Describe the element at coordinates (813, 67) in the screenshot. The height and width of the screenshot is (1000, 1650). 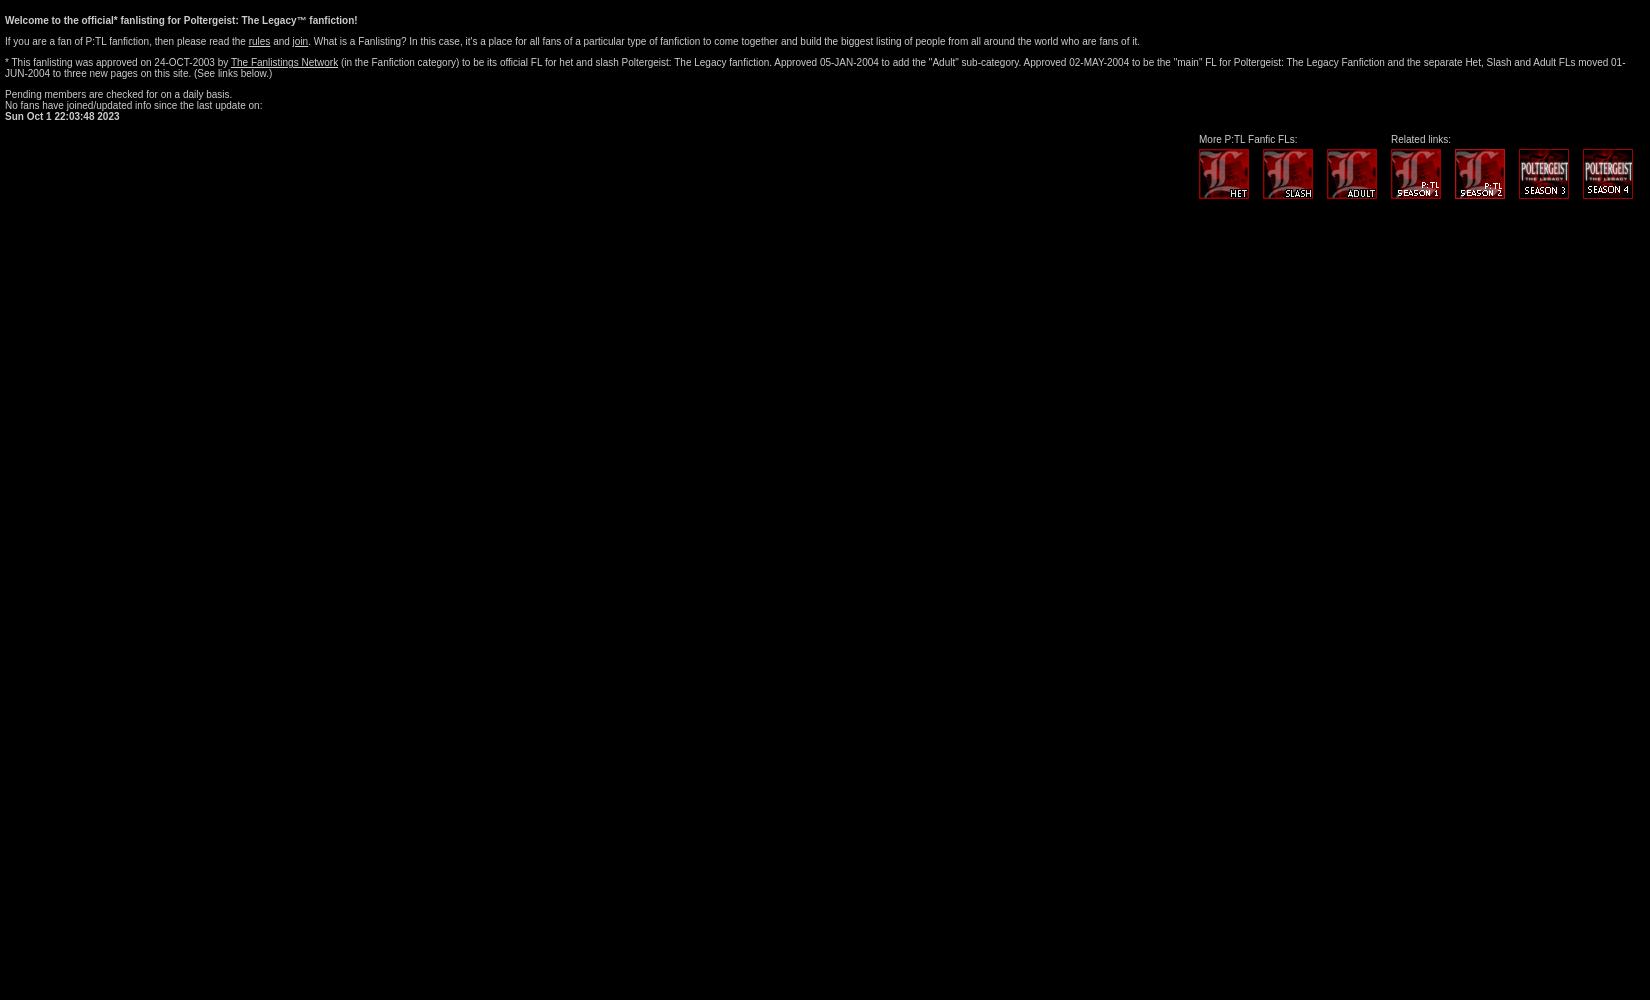
I see `'(in the Fanfiction category) to be its official 
        FL for het and slash Poltergeist: The Legacy fanfiction. Approved 05-JAN-2004 
        to add the "Adult" sub-category. Approved 02-MAY-2004 to be 
        the "main" FL for Poltergeist: The Legacy Fanfiction and the 
        separate Het, Slash and Adult FLs moved 01-JUN-2004 to three new pages 
        on this site. (See links below.)'` at that location.